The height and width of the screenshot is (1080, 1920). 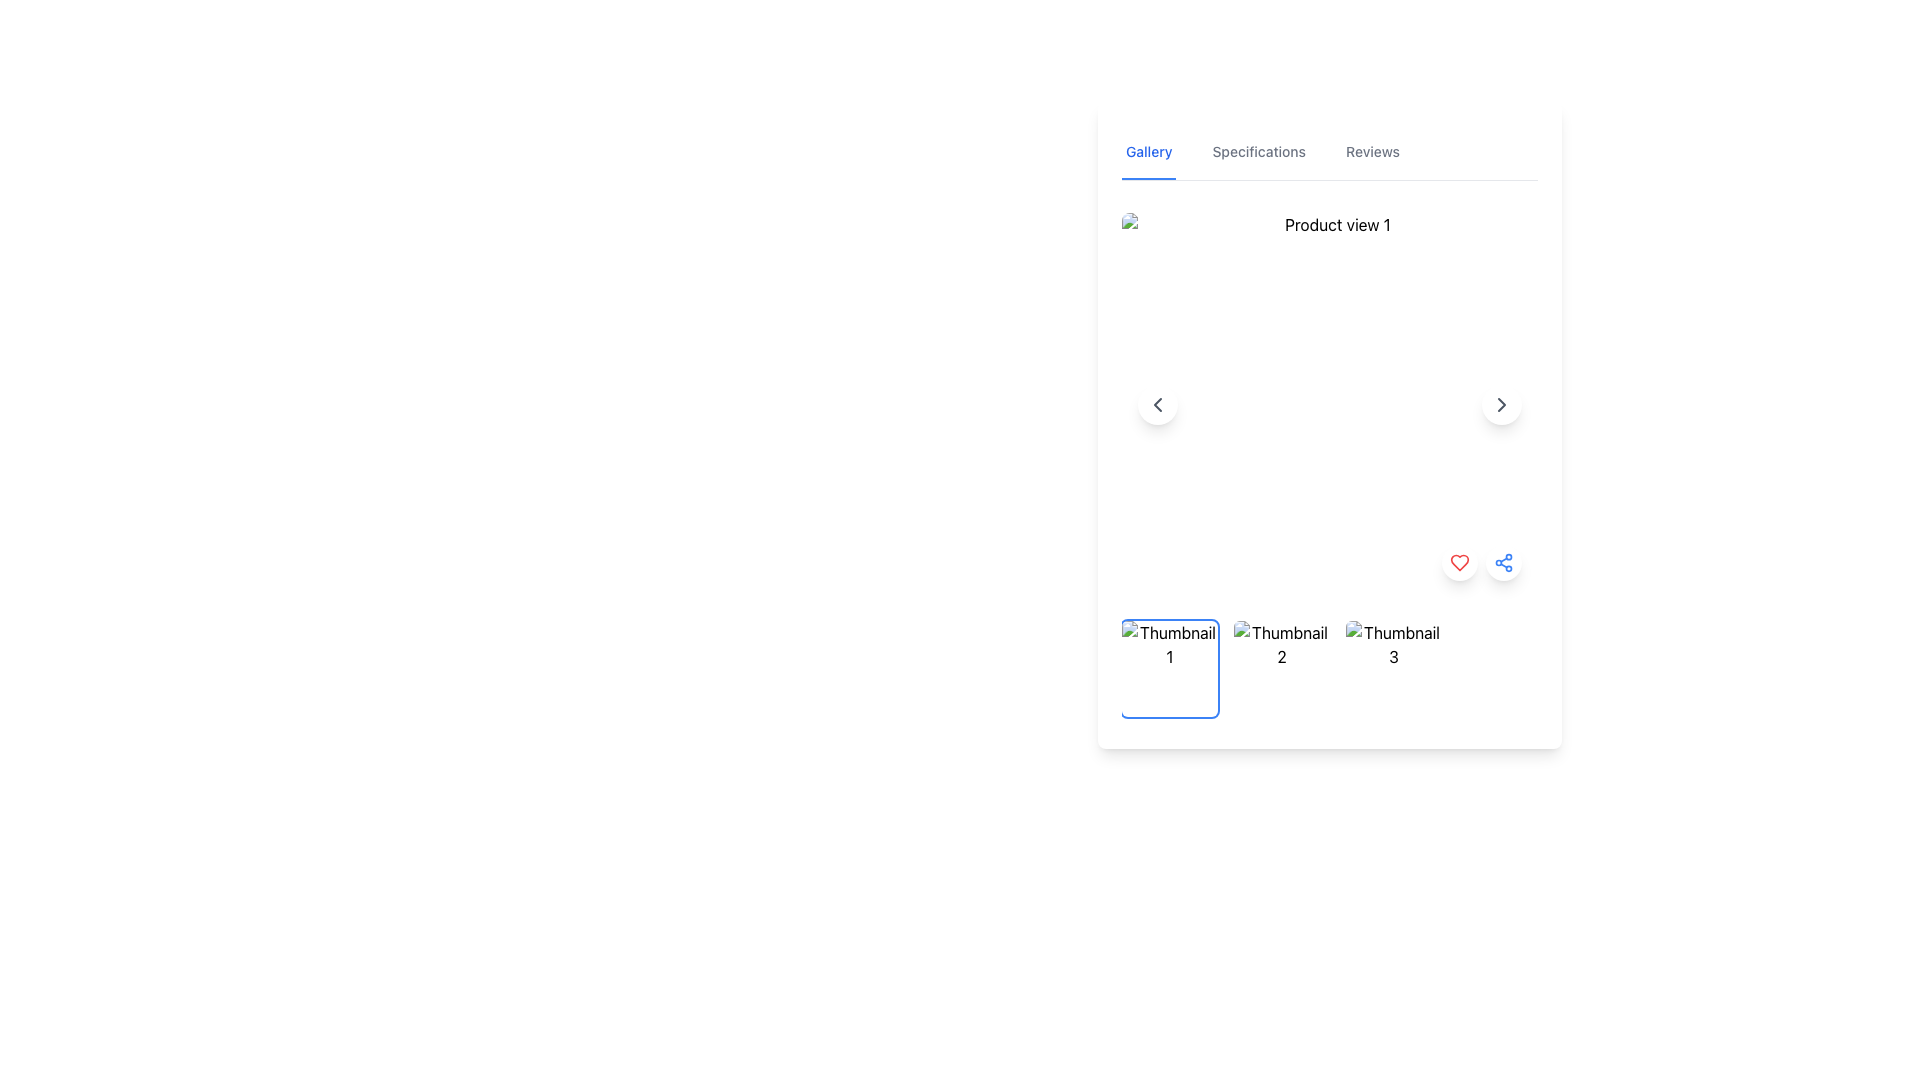 I want to click on the 'Reviews' tab item in the horizontal navigation to change its style and highlight it, so click(x=1371, y=152).